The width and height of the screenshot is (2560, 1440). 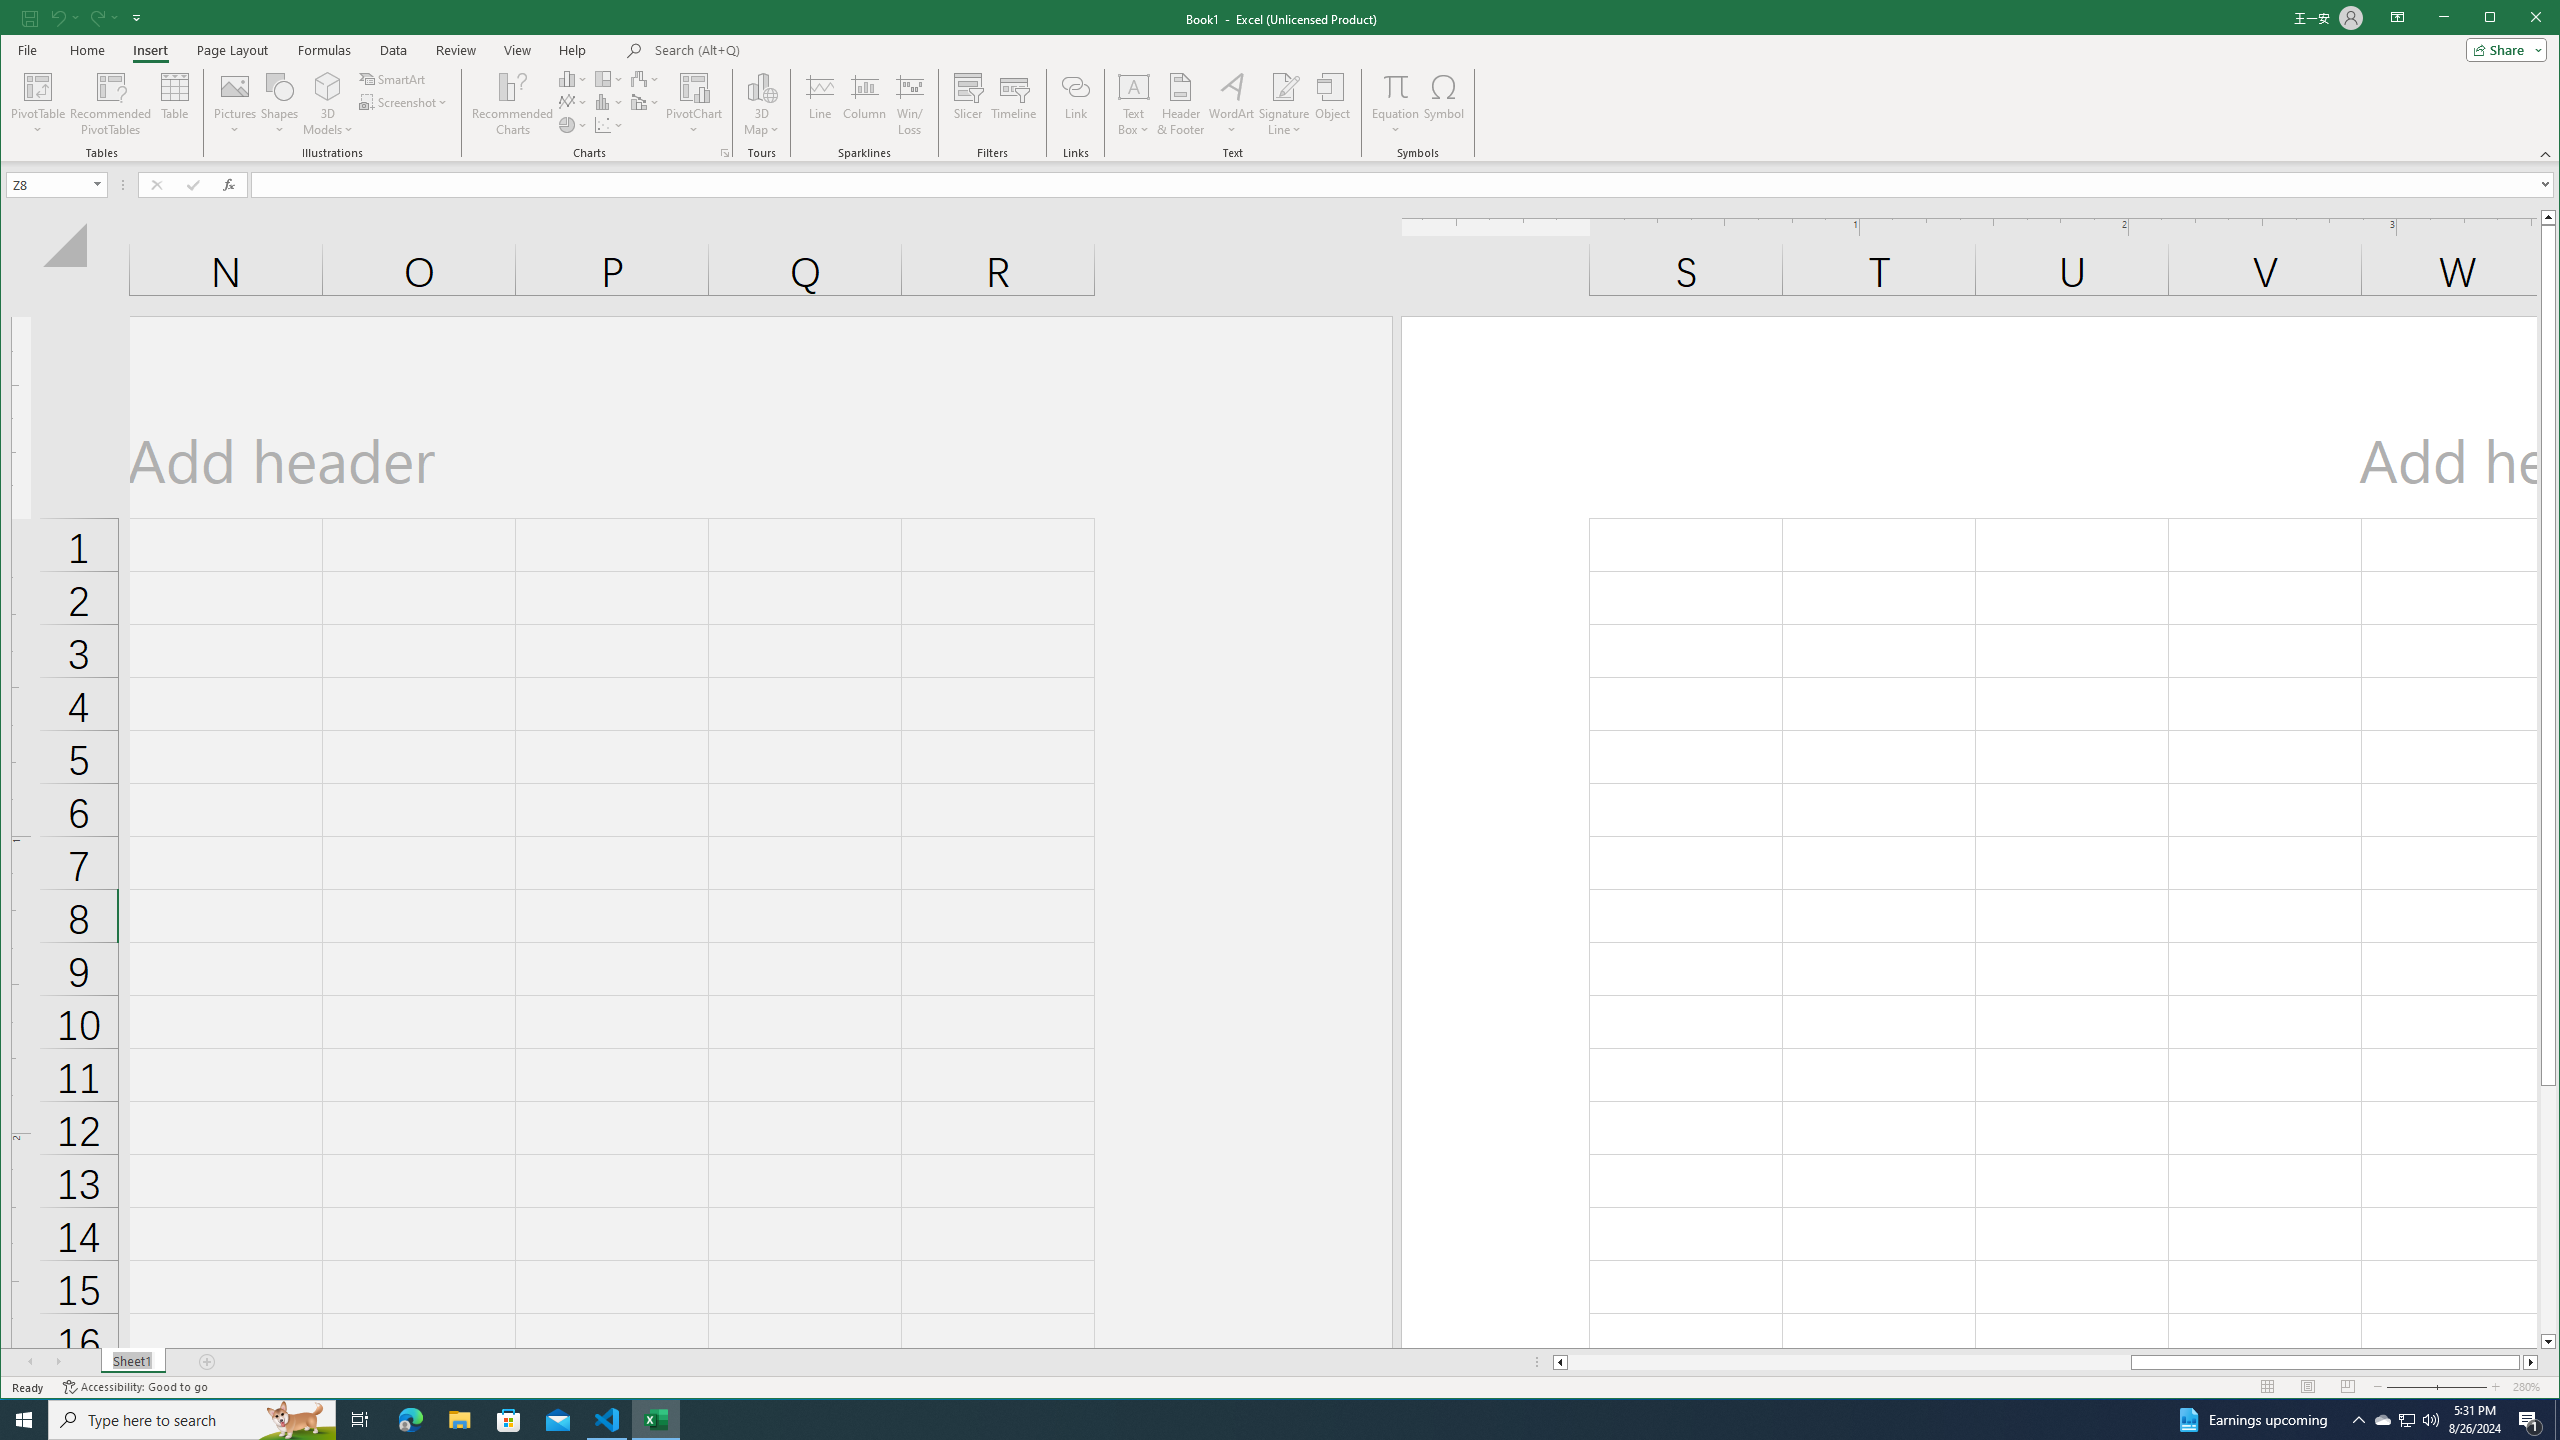 What do you see at coordinates (761, 103) in the screenshot?
I see `'3D Map'` at bounding box center [761, 103].